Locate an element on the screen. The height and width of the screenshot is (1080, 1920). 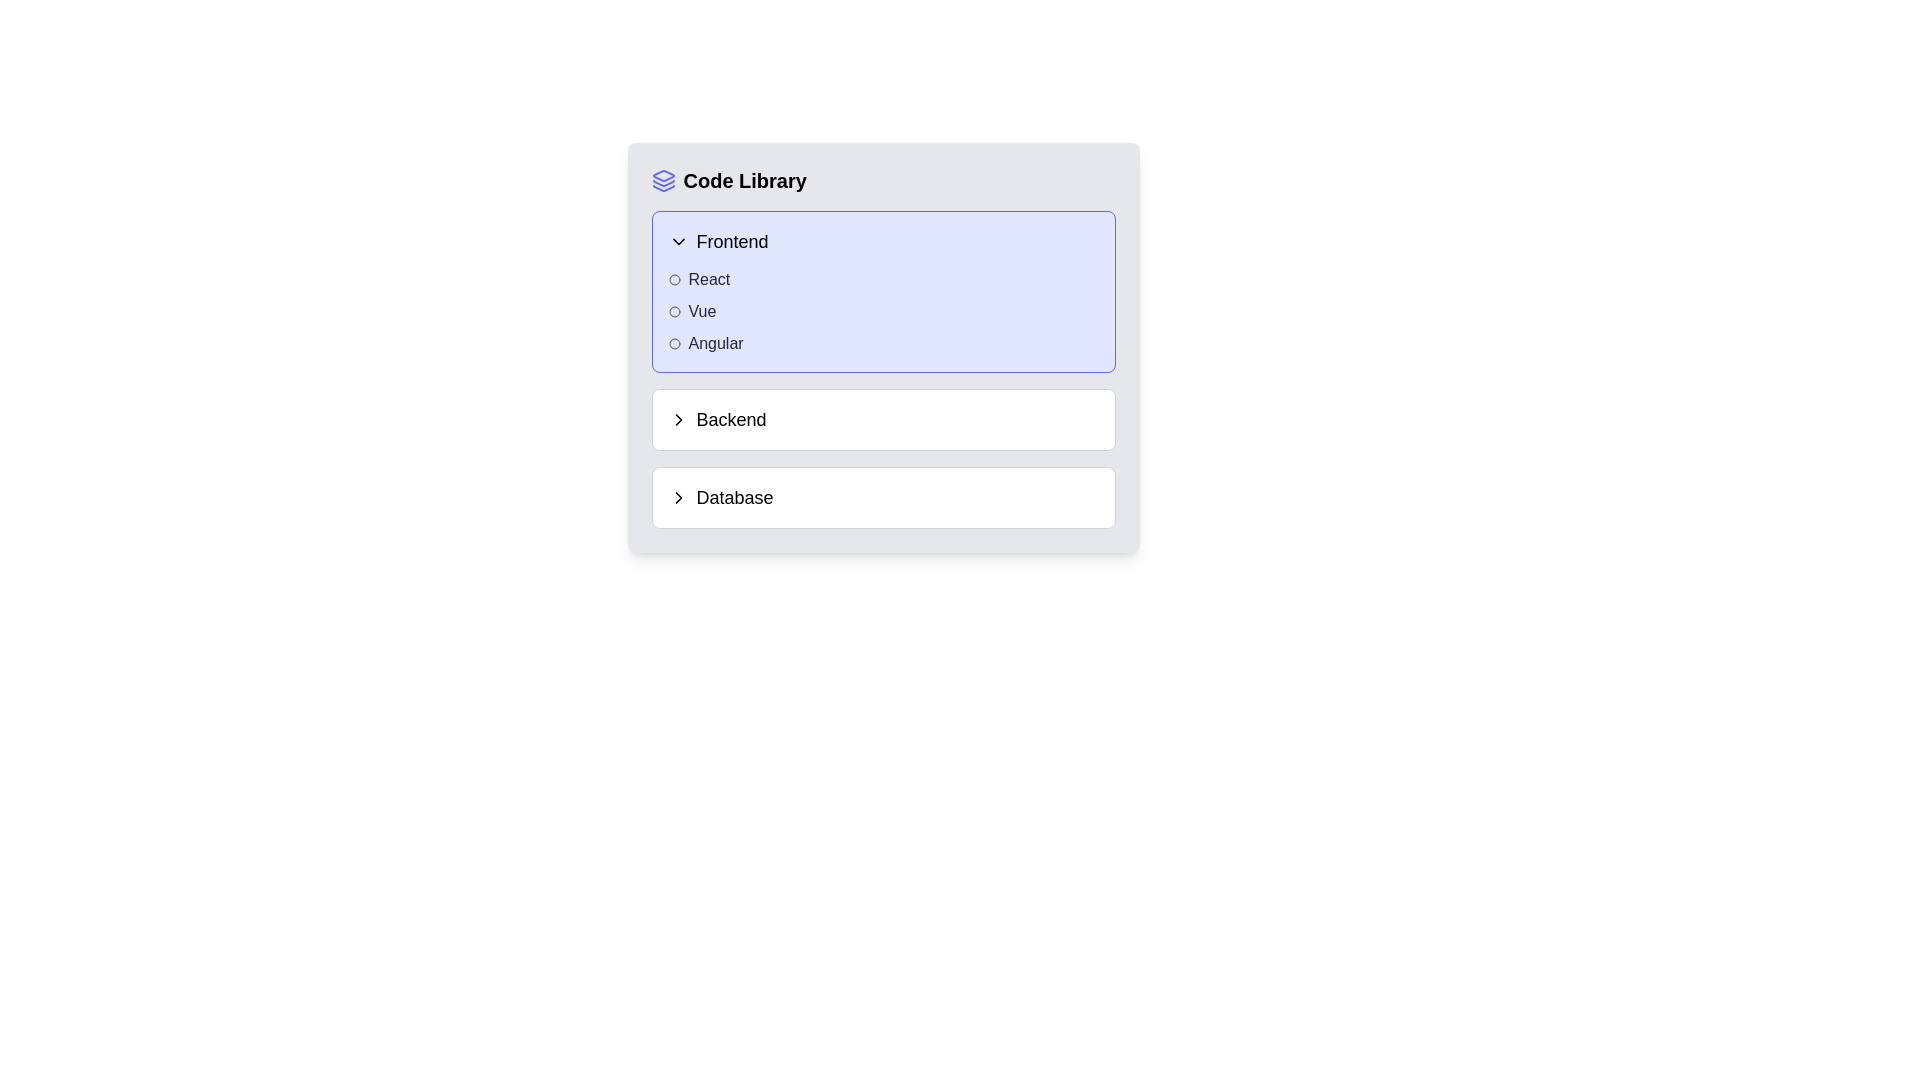
text label 'Vue' located in the 'Frontend' section of the collapsible menu, positioned beneath 'React' and above 'Angular' is located at coordinates (702, 312).